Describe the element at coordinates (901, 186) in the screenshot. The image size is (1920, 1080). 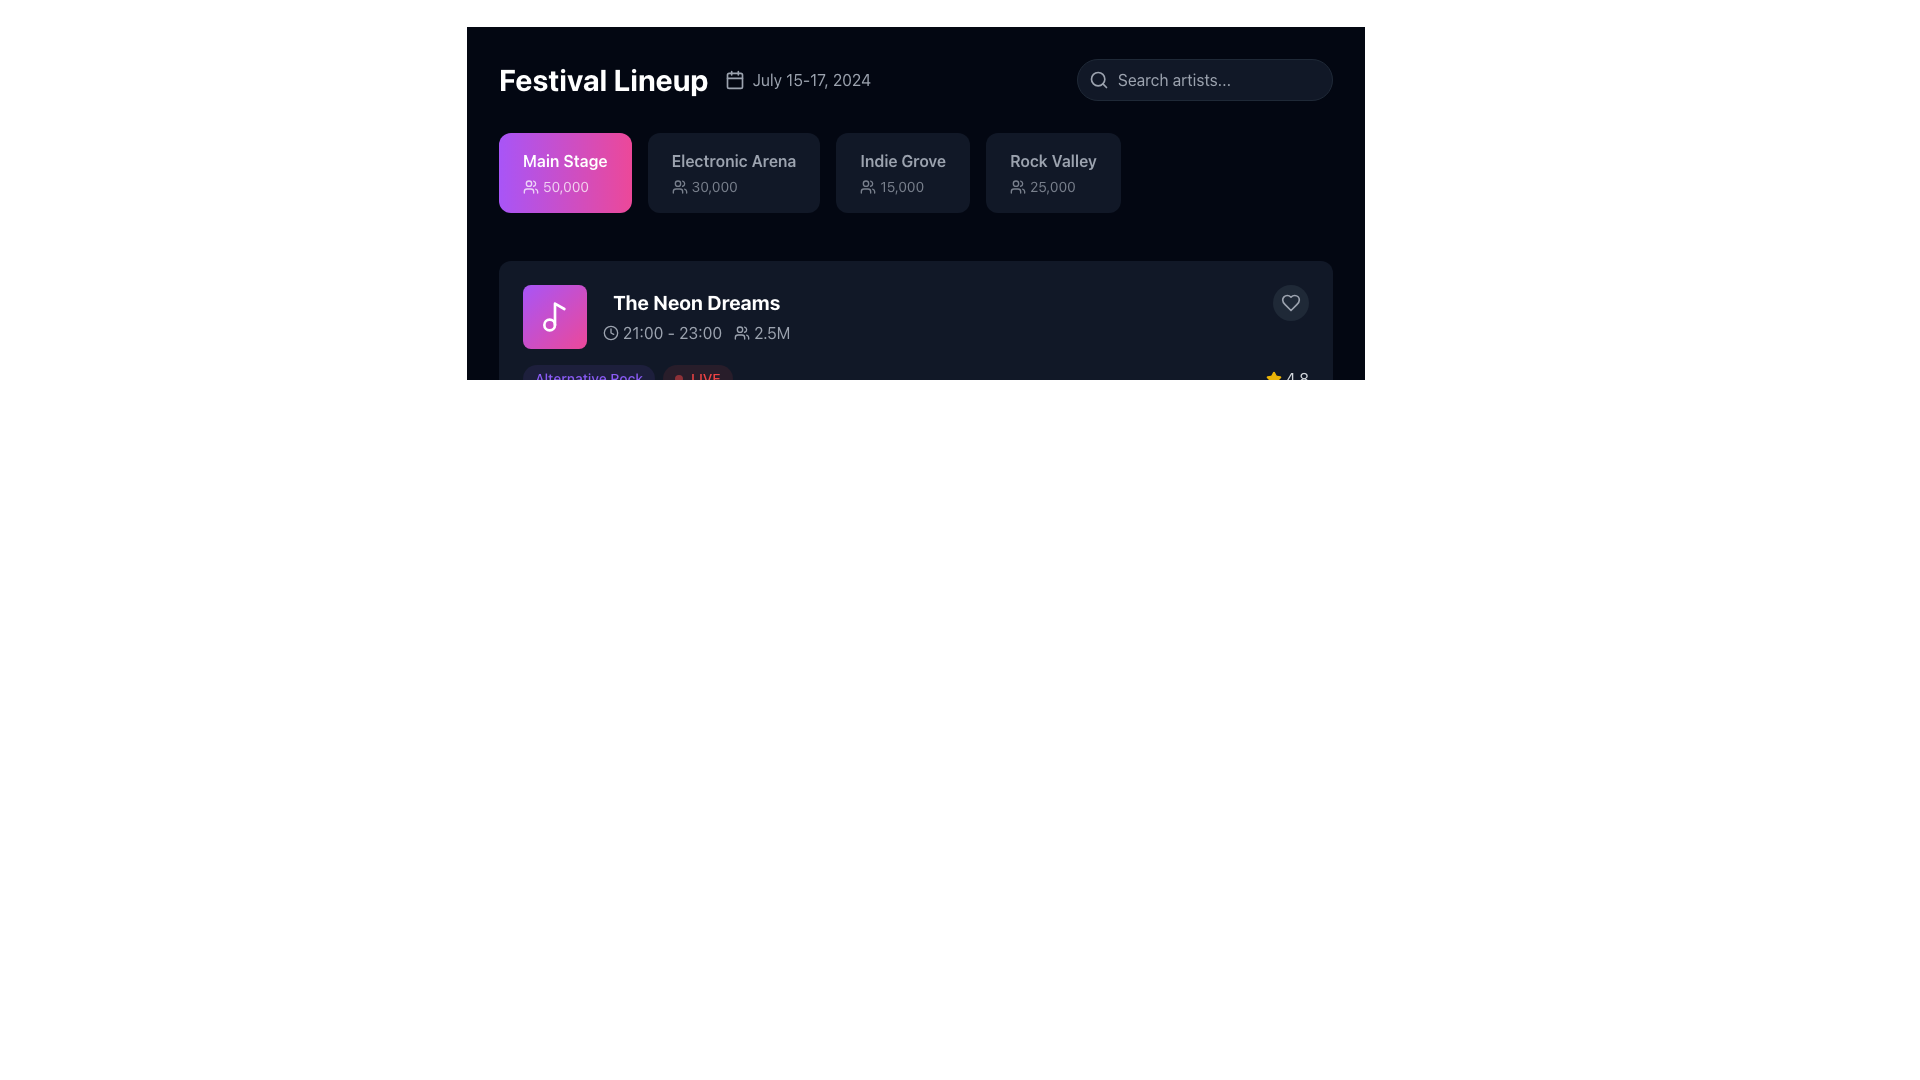
I see `the static text label displaying the value '15,000' located within the 'Indie Grove' card, positioned beneath the user icon` at that location.